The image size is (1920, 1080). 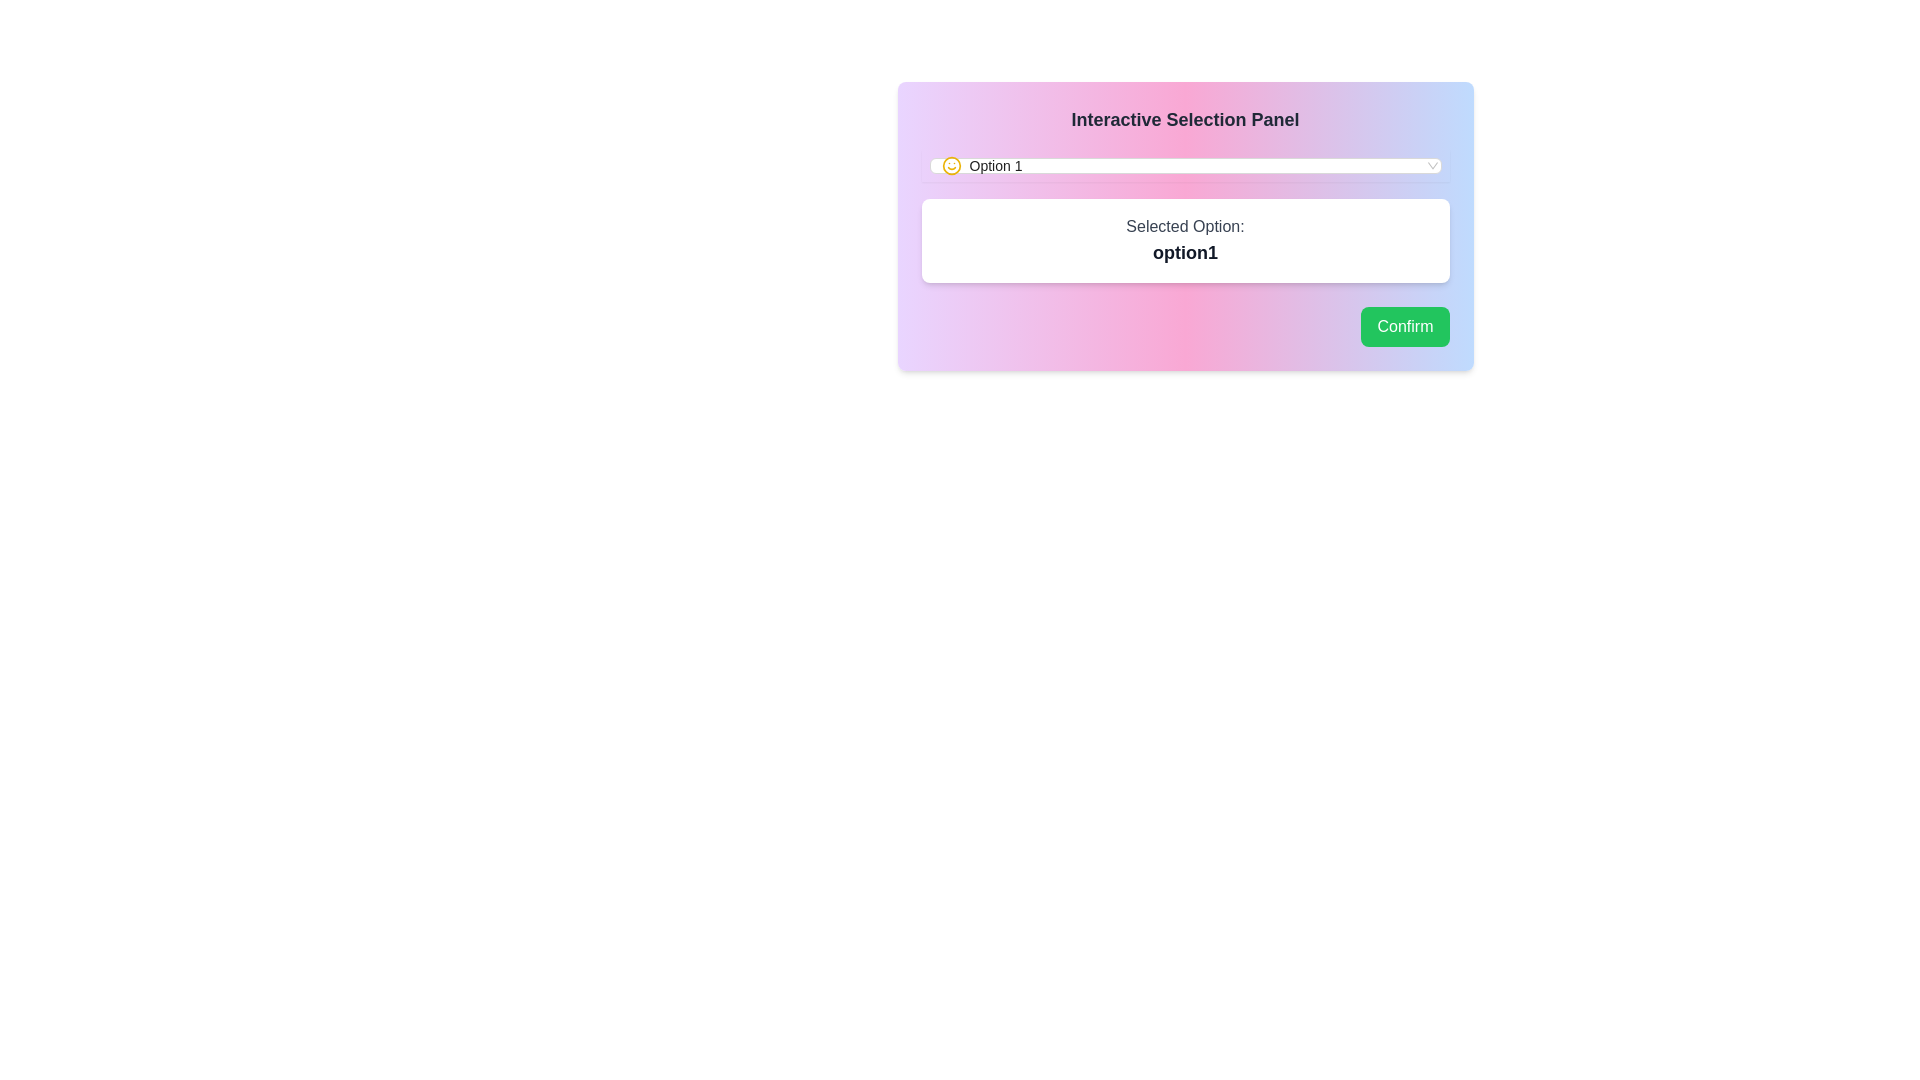 What do you see at coordinates (950, 164) in the screenshot?
I see `the decorative shape of the smiley face icon located on the left side of the 'Option 1' drop-down menu` at bounding box center [950, 164].